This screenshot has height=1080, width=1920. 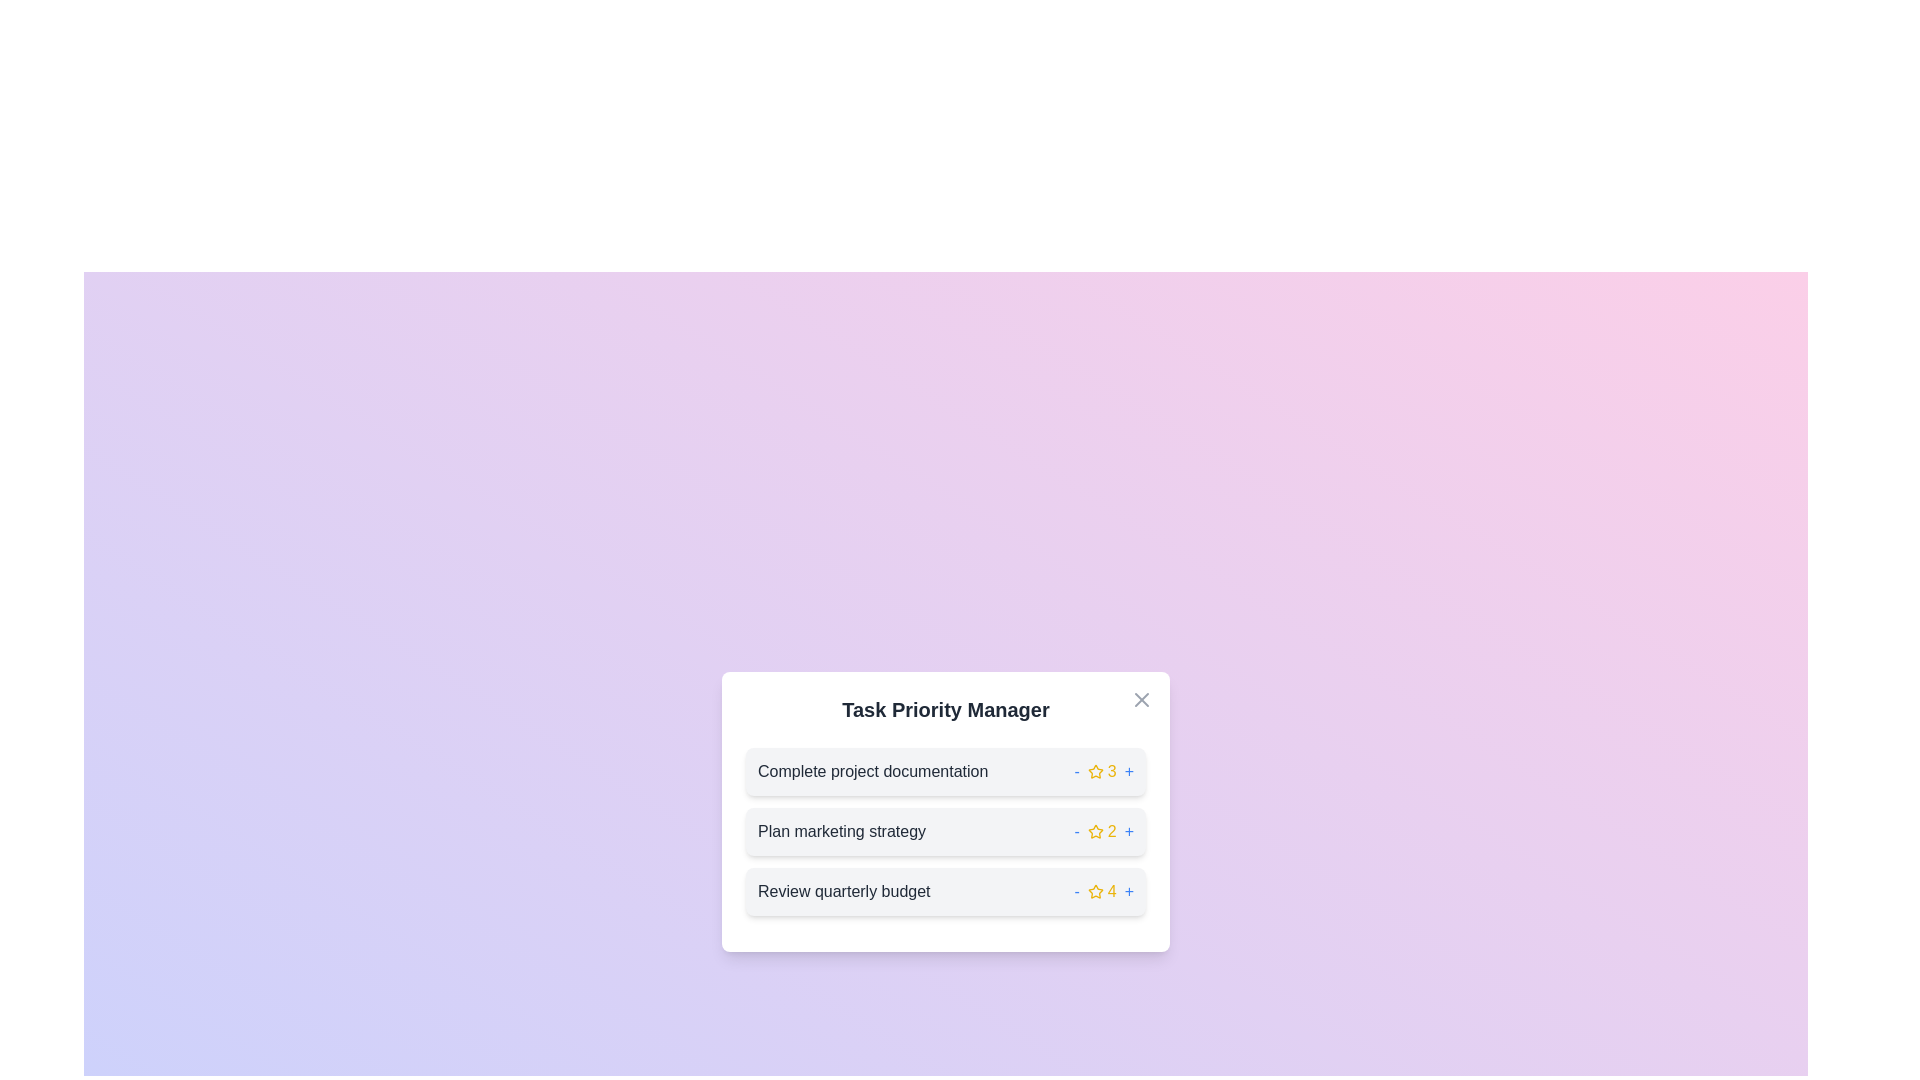 I want to click on '+' button next to the task with ID 3, so click(x=1129, y=890).